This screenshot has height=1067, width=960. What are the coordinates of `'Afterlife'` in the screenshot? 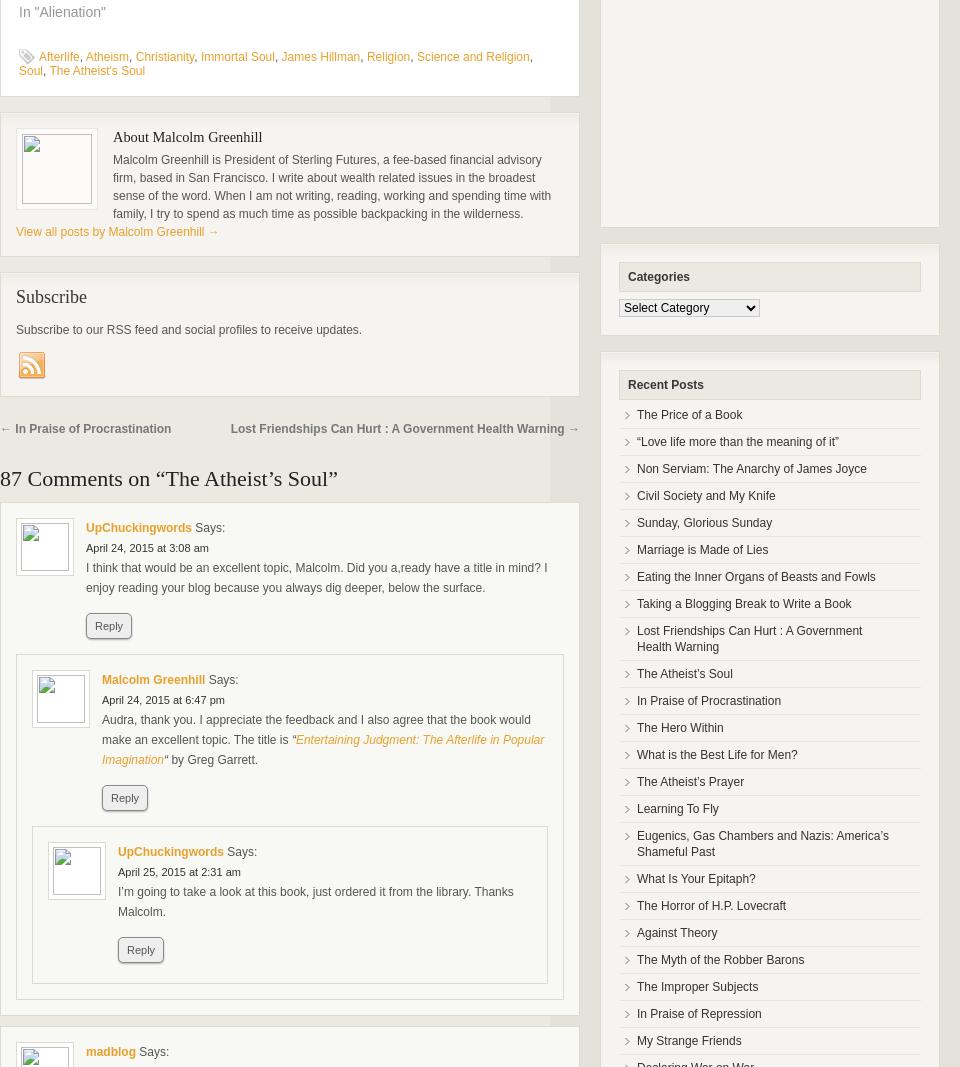 It's located at (58, 55).